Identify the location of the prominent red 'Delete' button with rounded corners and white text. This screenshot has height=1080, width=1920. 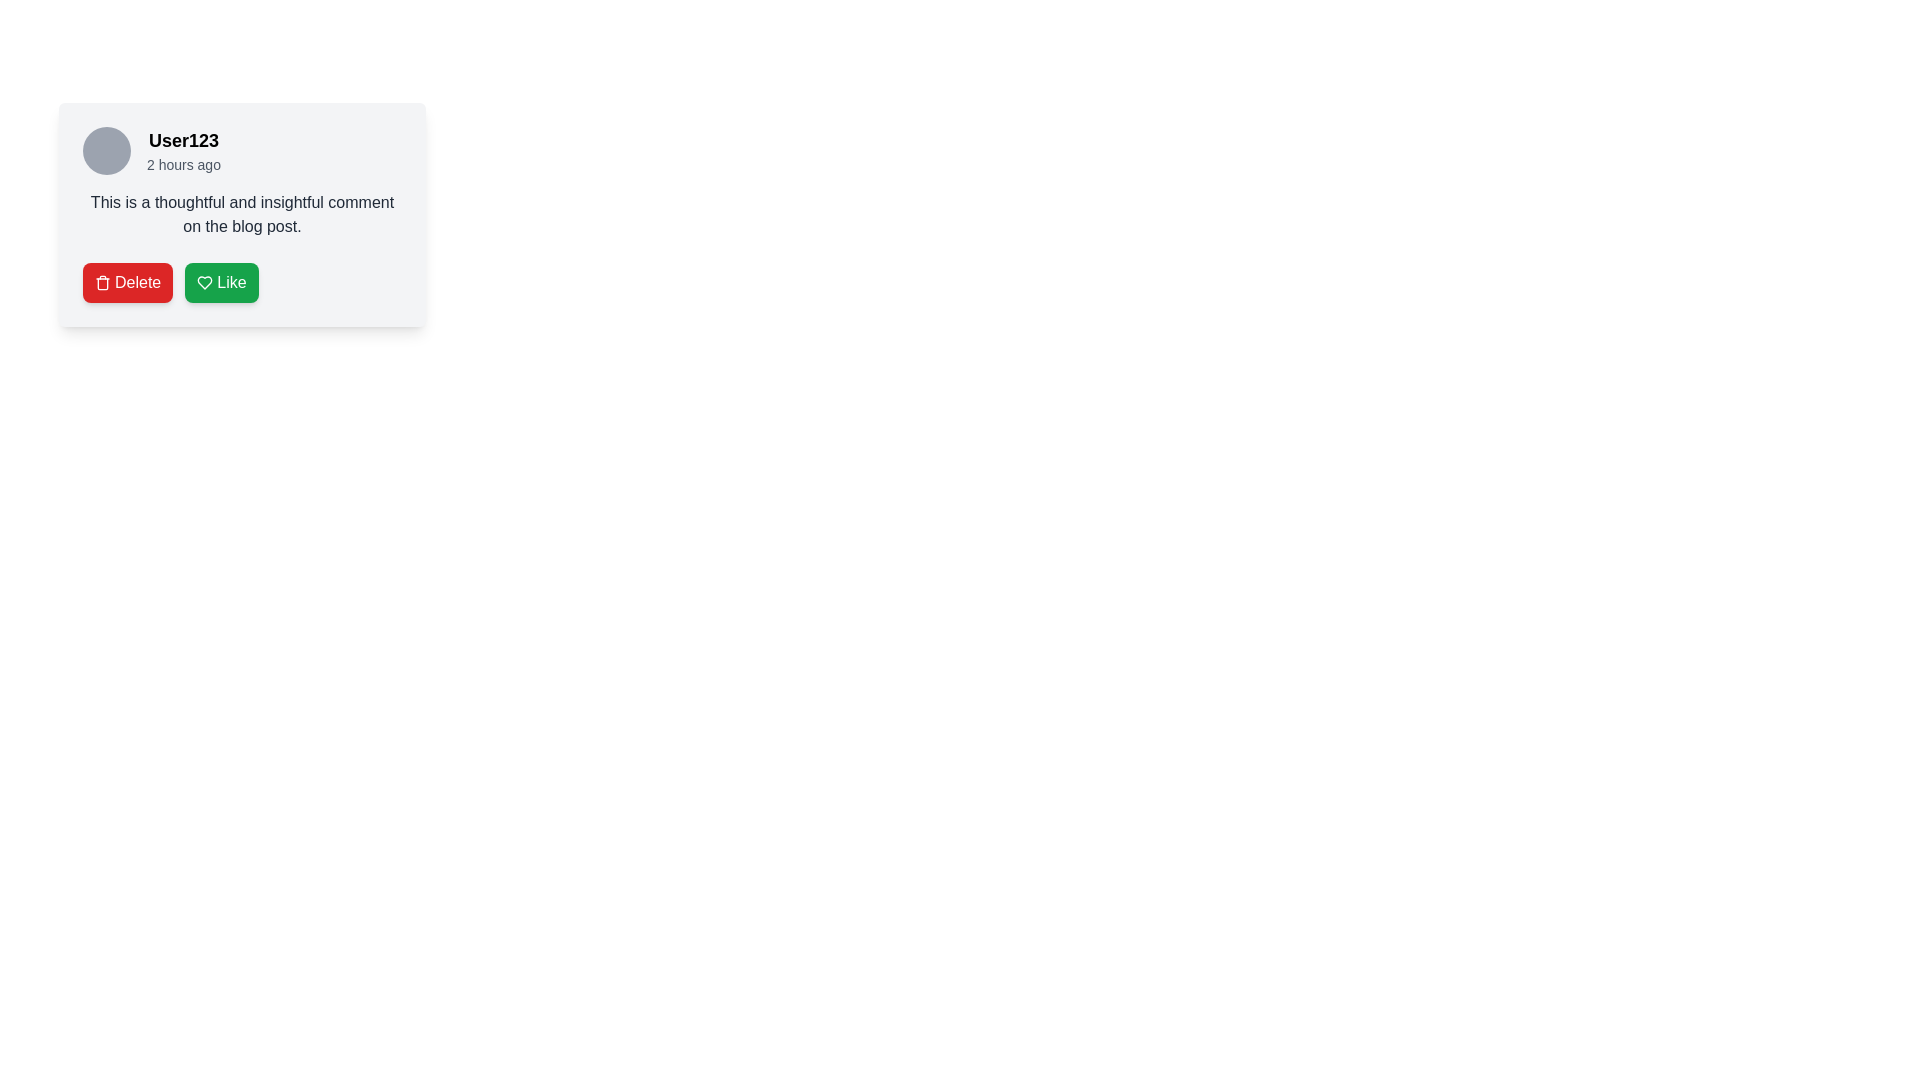
(127, 282).